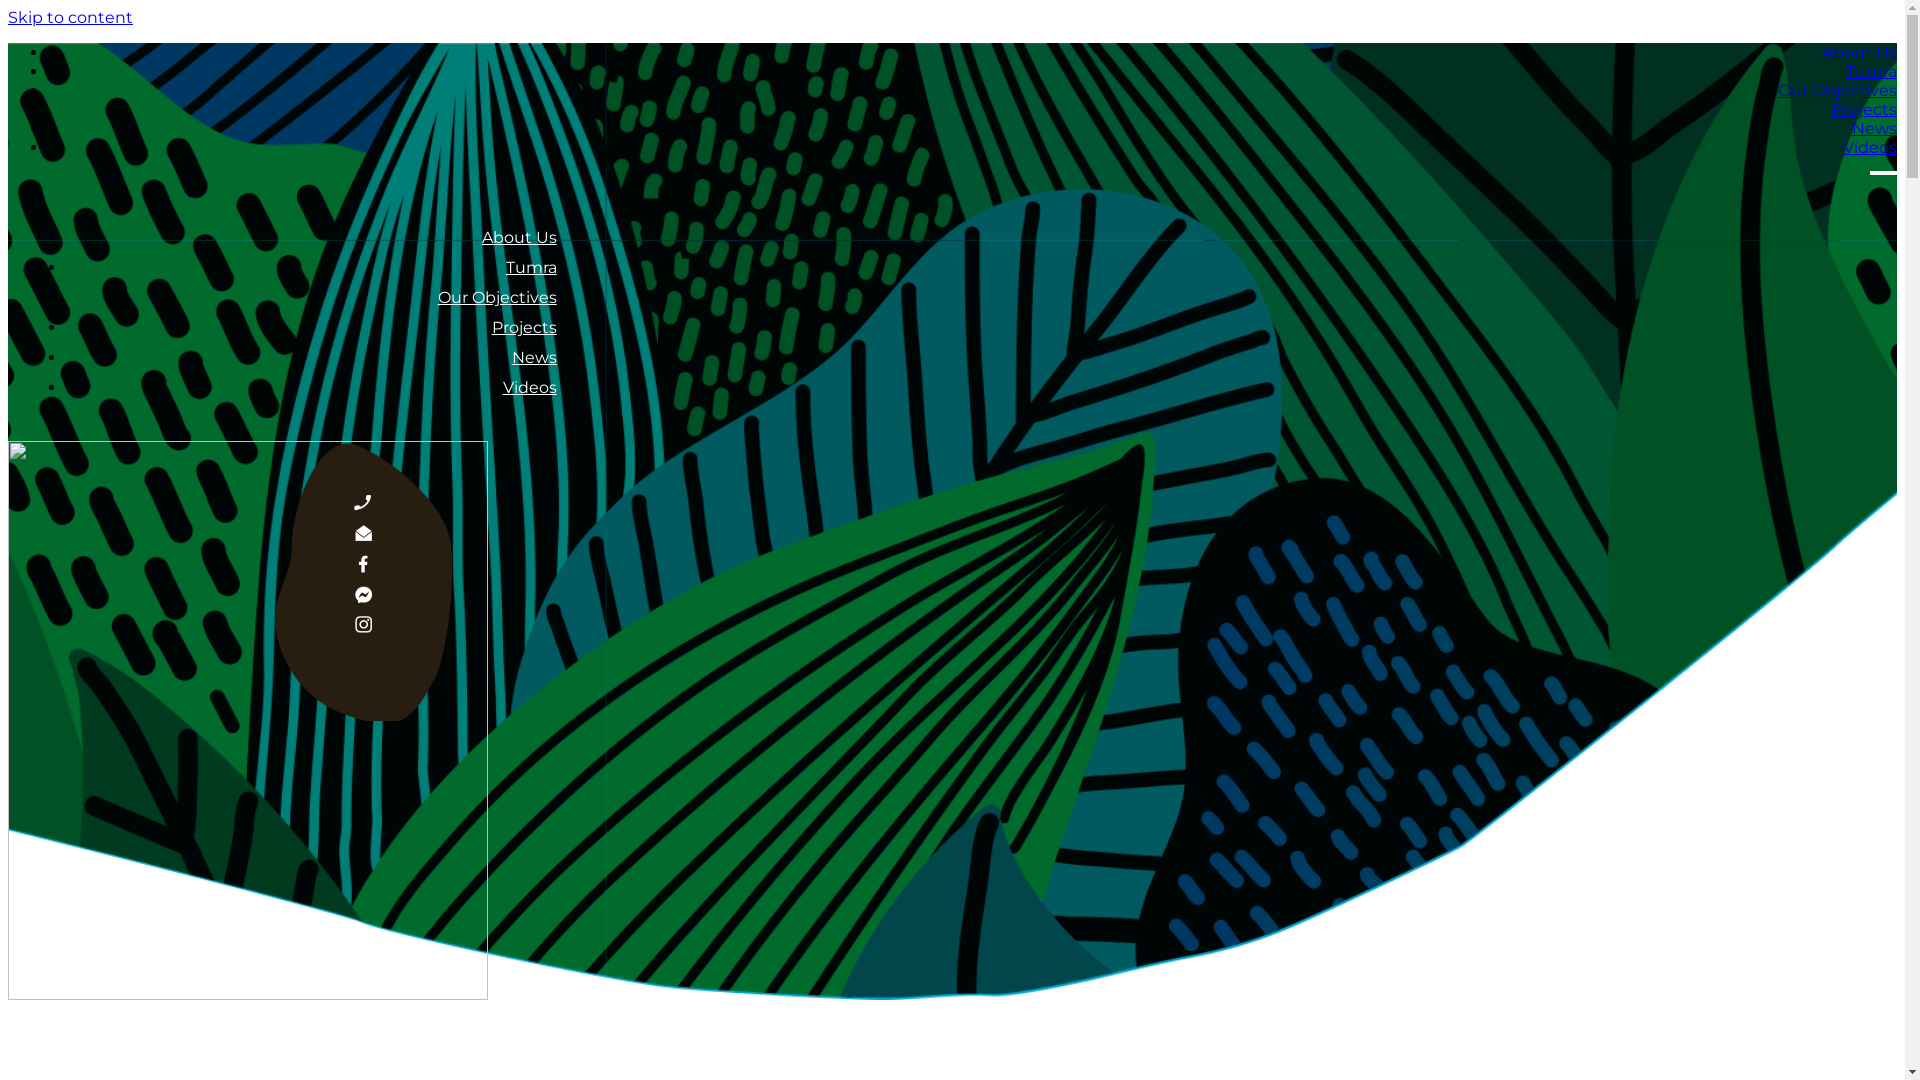  Describe the element at coordinates (1870, 70) in the screenshot. I see `'Tumra'` at that location.